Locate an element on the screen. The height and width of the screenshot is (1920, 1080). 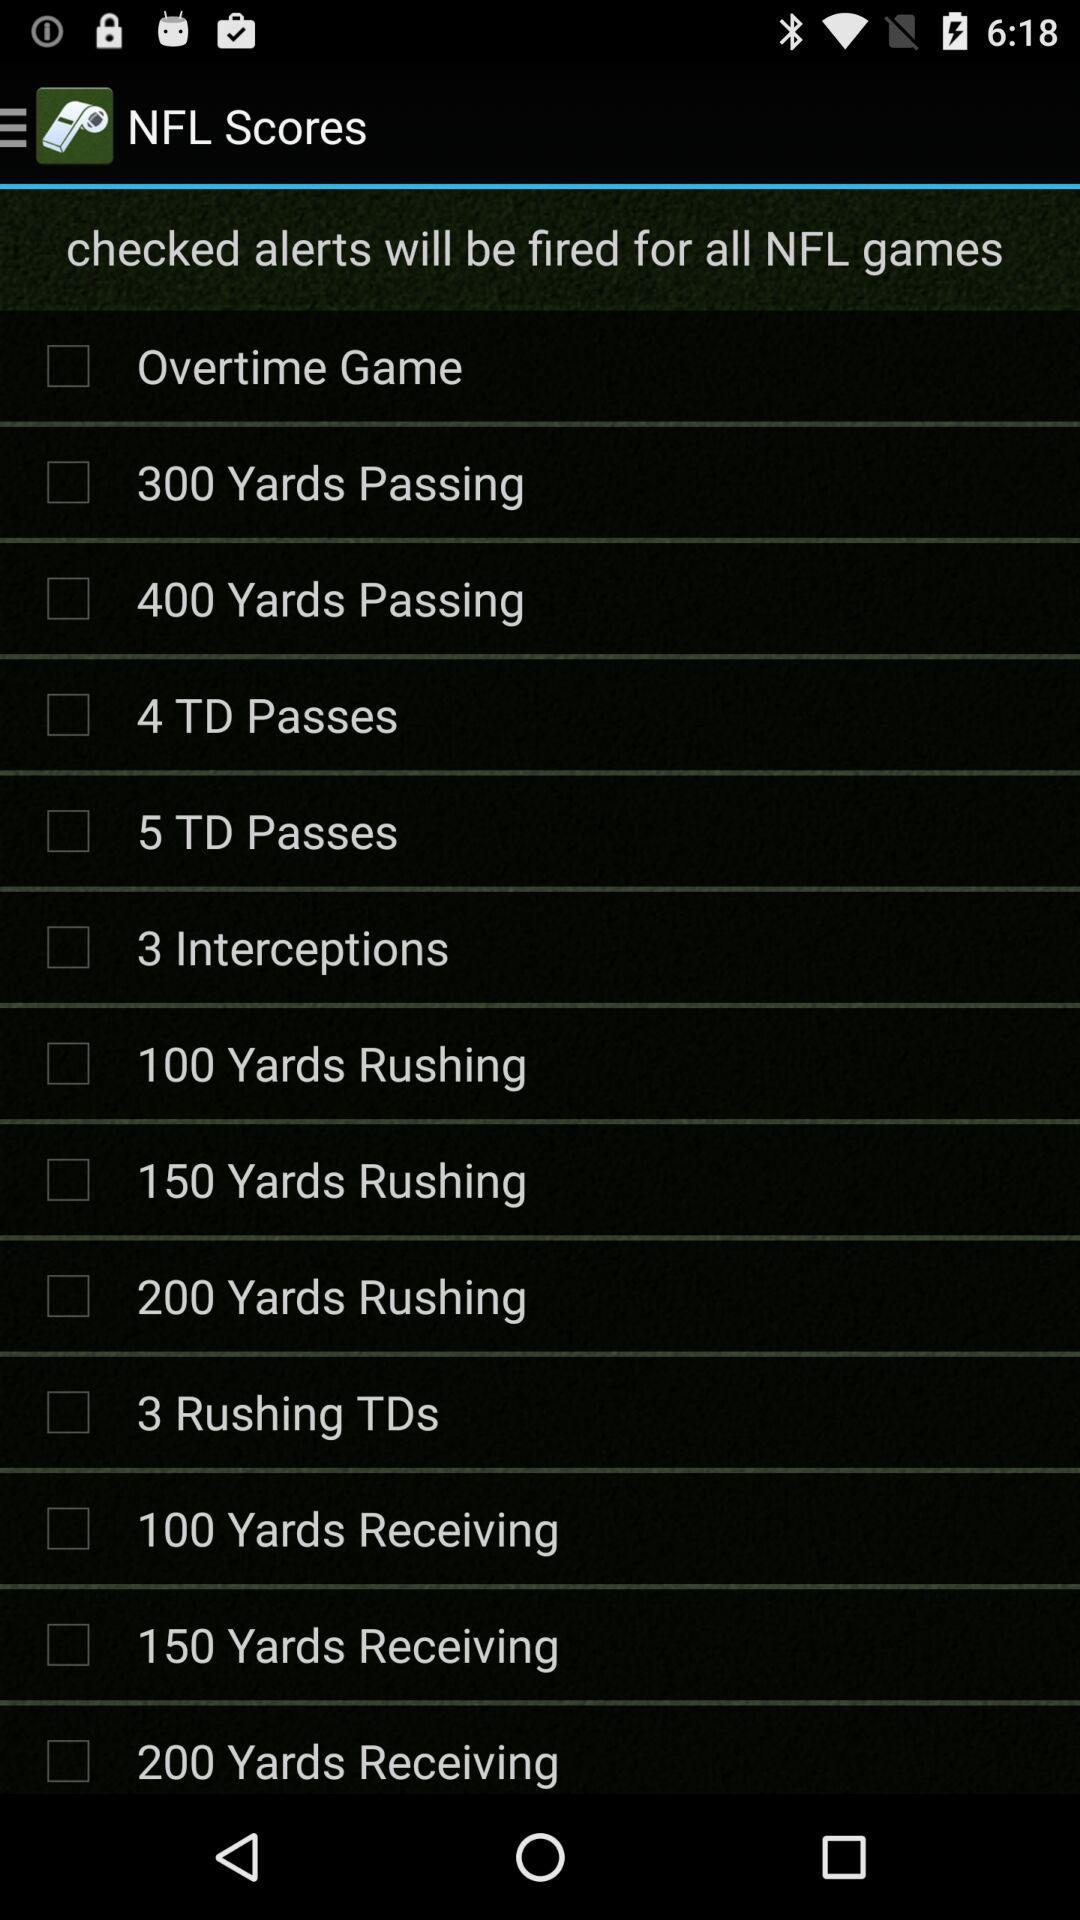
the item above 100 yards rushing is located at coordinates (292, 945).